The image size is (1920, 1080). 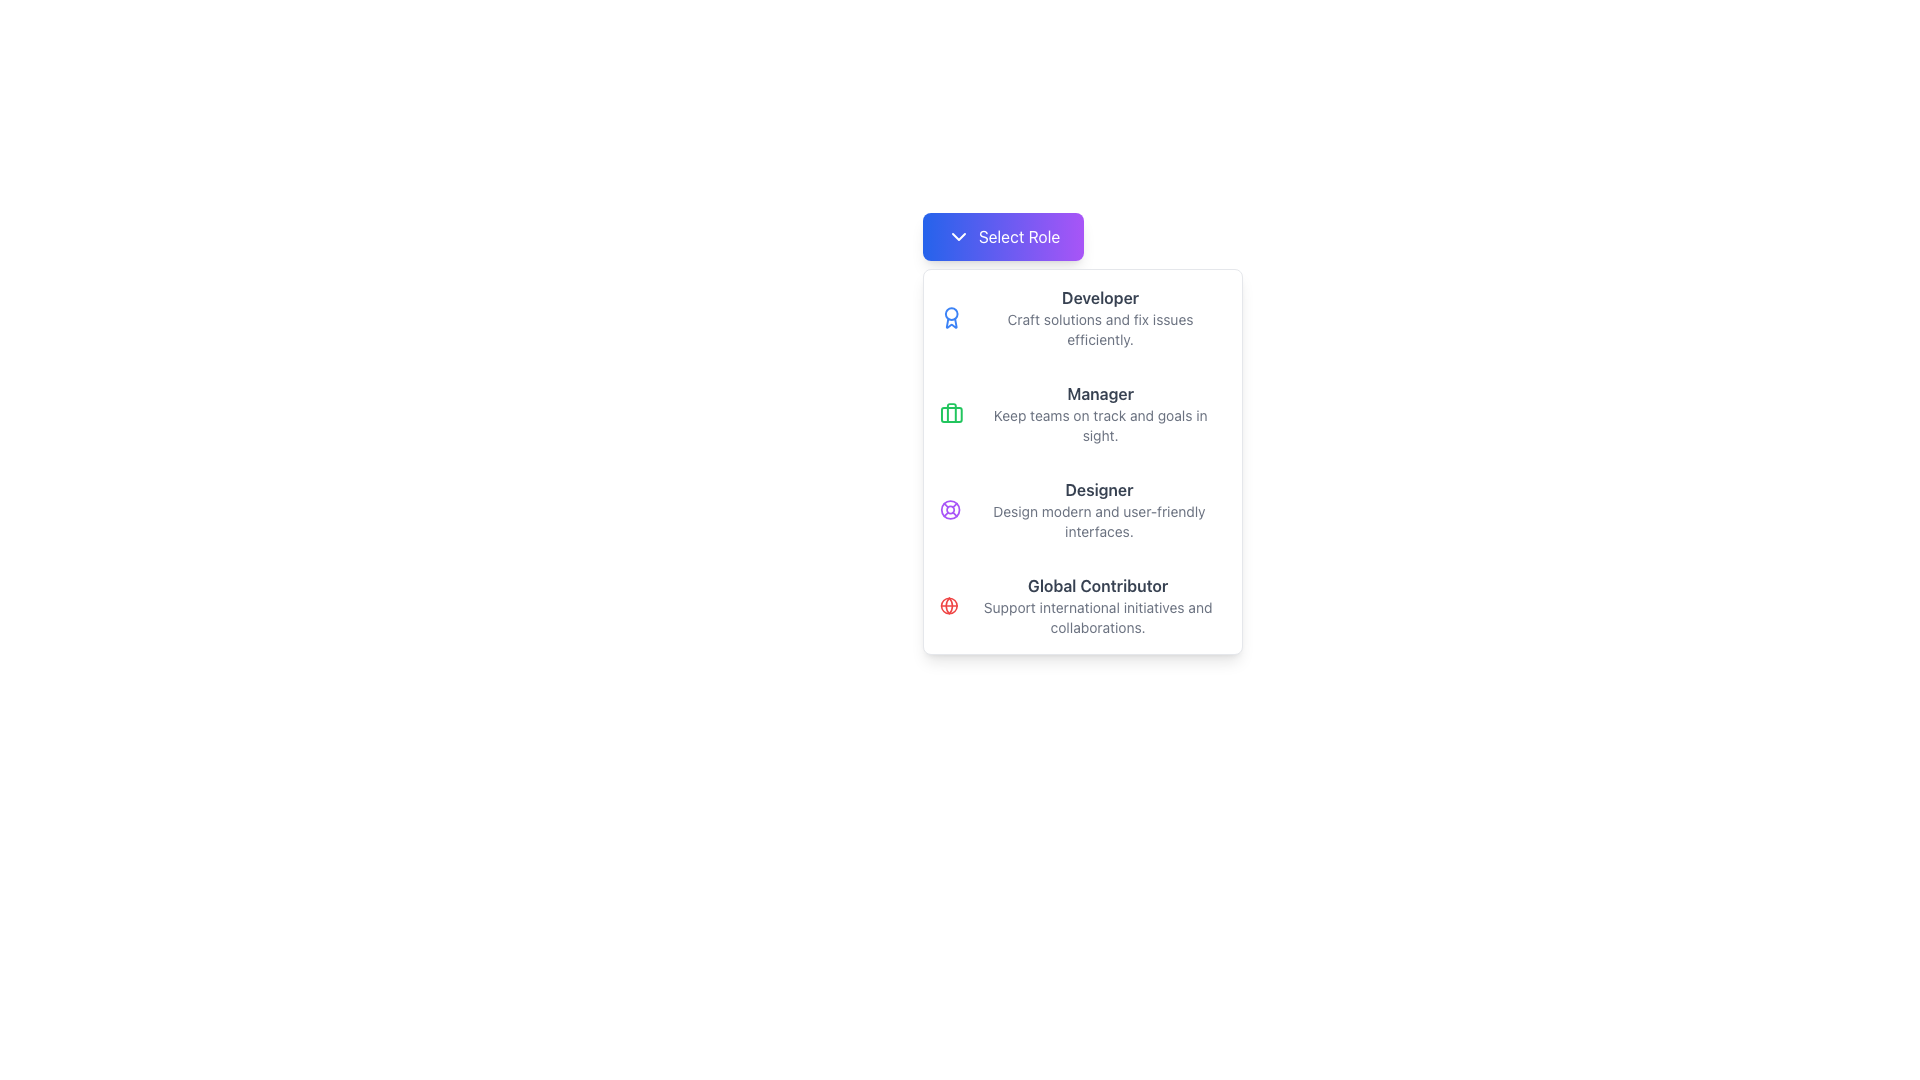 I want to click on the 'Manager' selectable list item in the dropdown menu, so click(x=1081, y=412).